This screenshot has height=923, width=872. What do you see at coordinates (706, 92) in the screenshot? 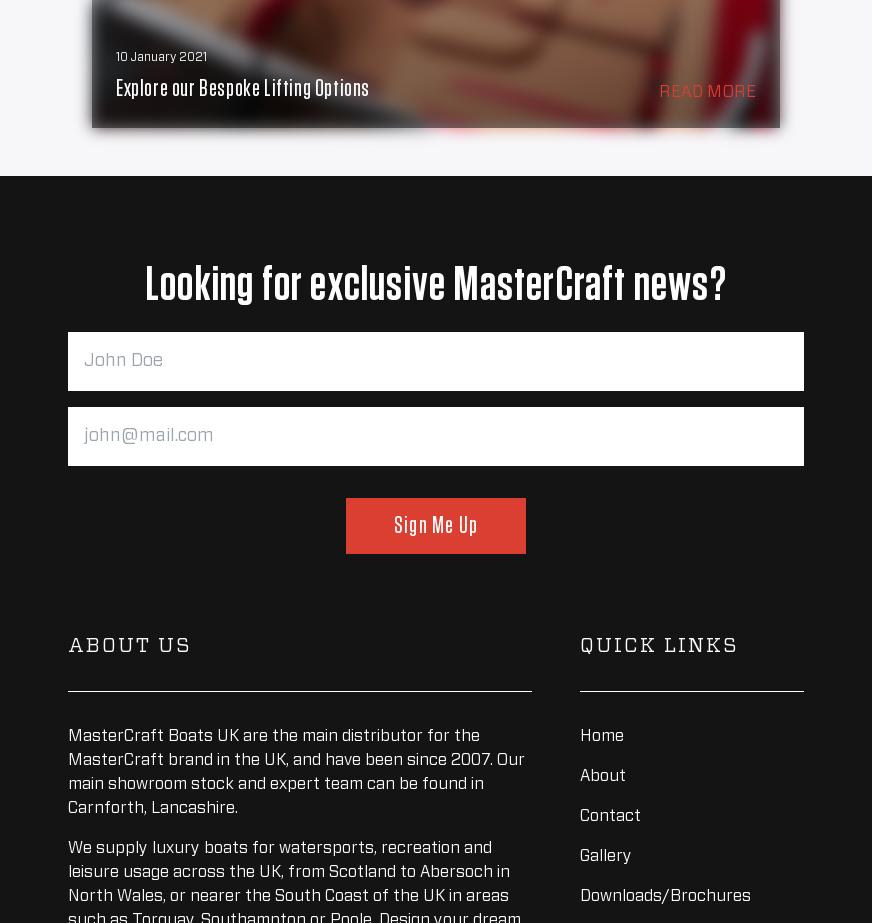
I see `'READ MORE'` at bounding box center [706, 92].